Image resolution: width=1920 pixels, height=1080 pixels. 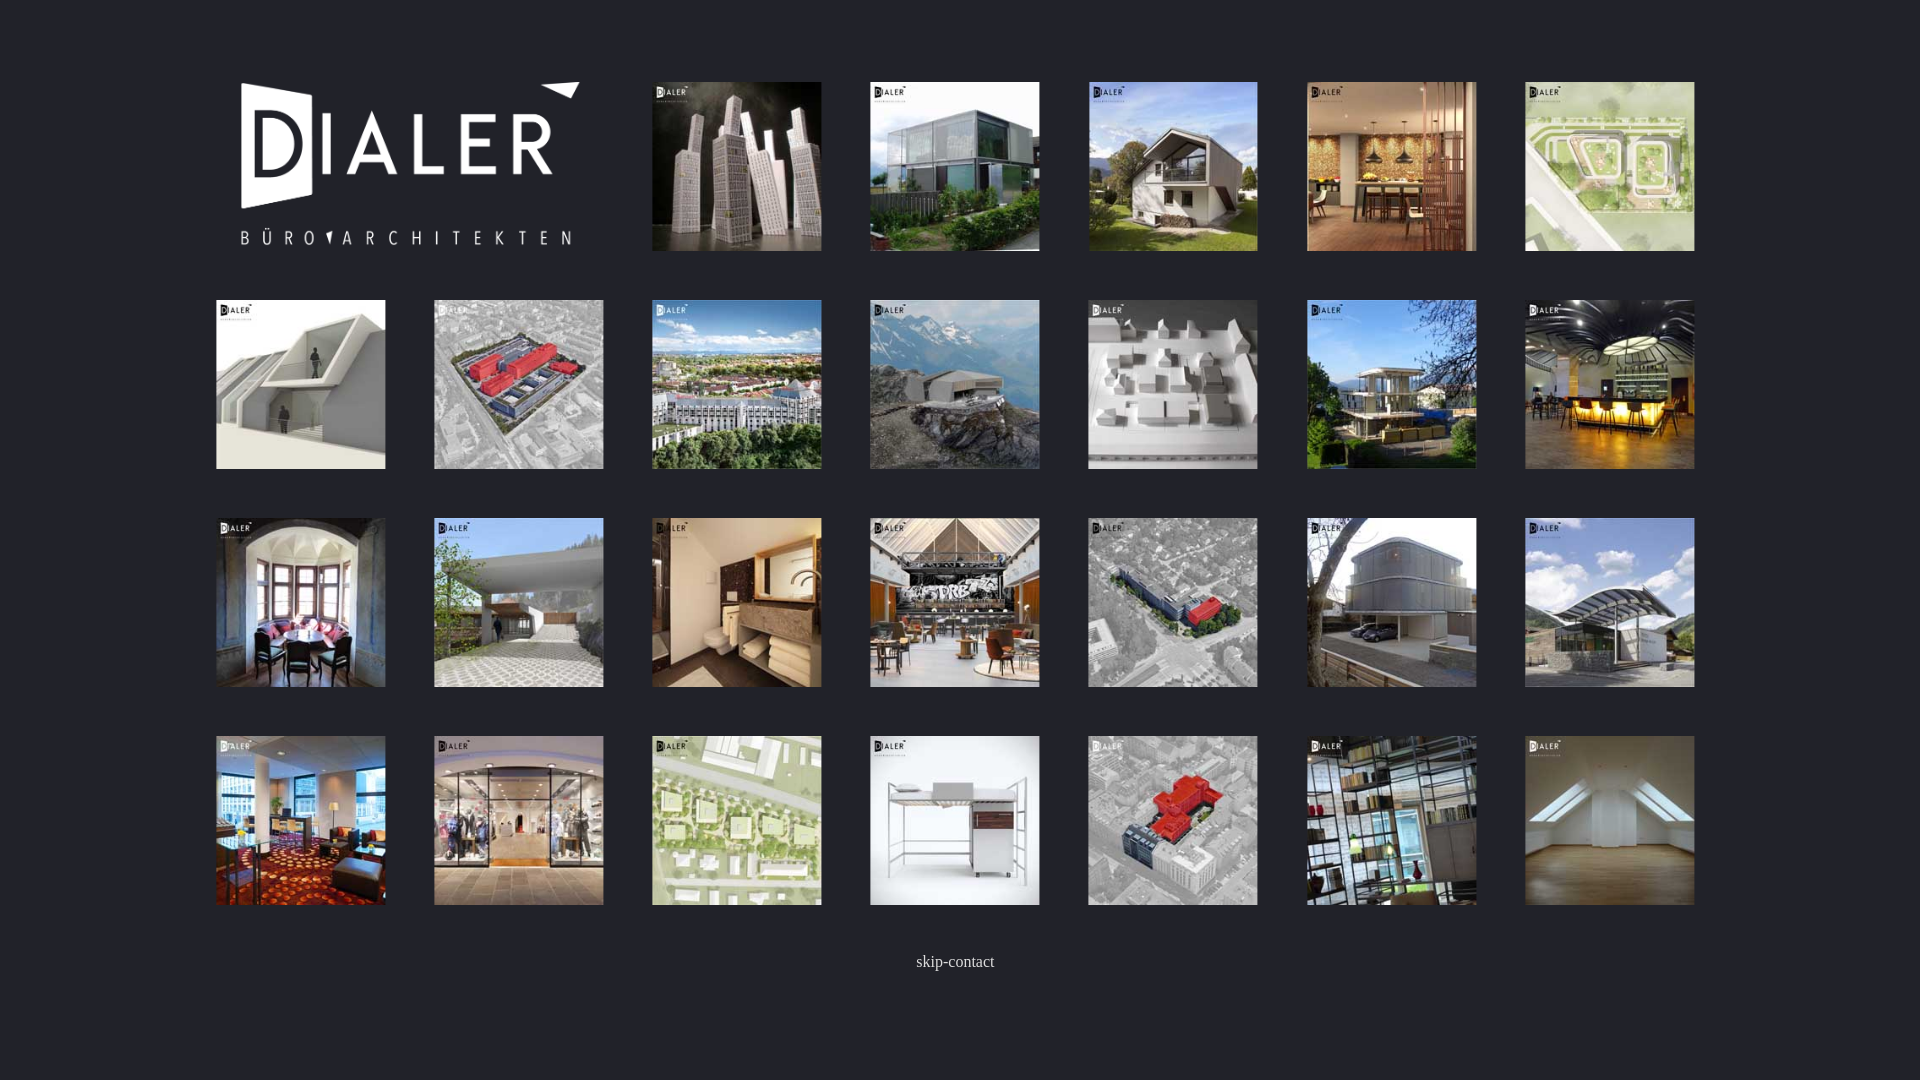 What do you see at coordinates (954, 960) in the screenshot?
I see `'skip-contact'` at bounding box center [954, 960].